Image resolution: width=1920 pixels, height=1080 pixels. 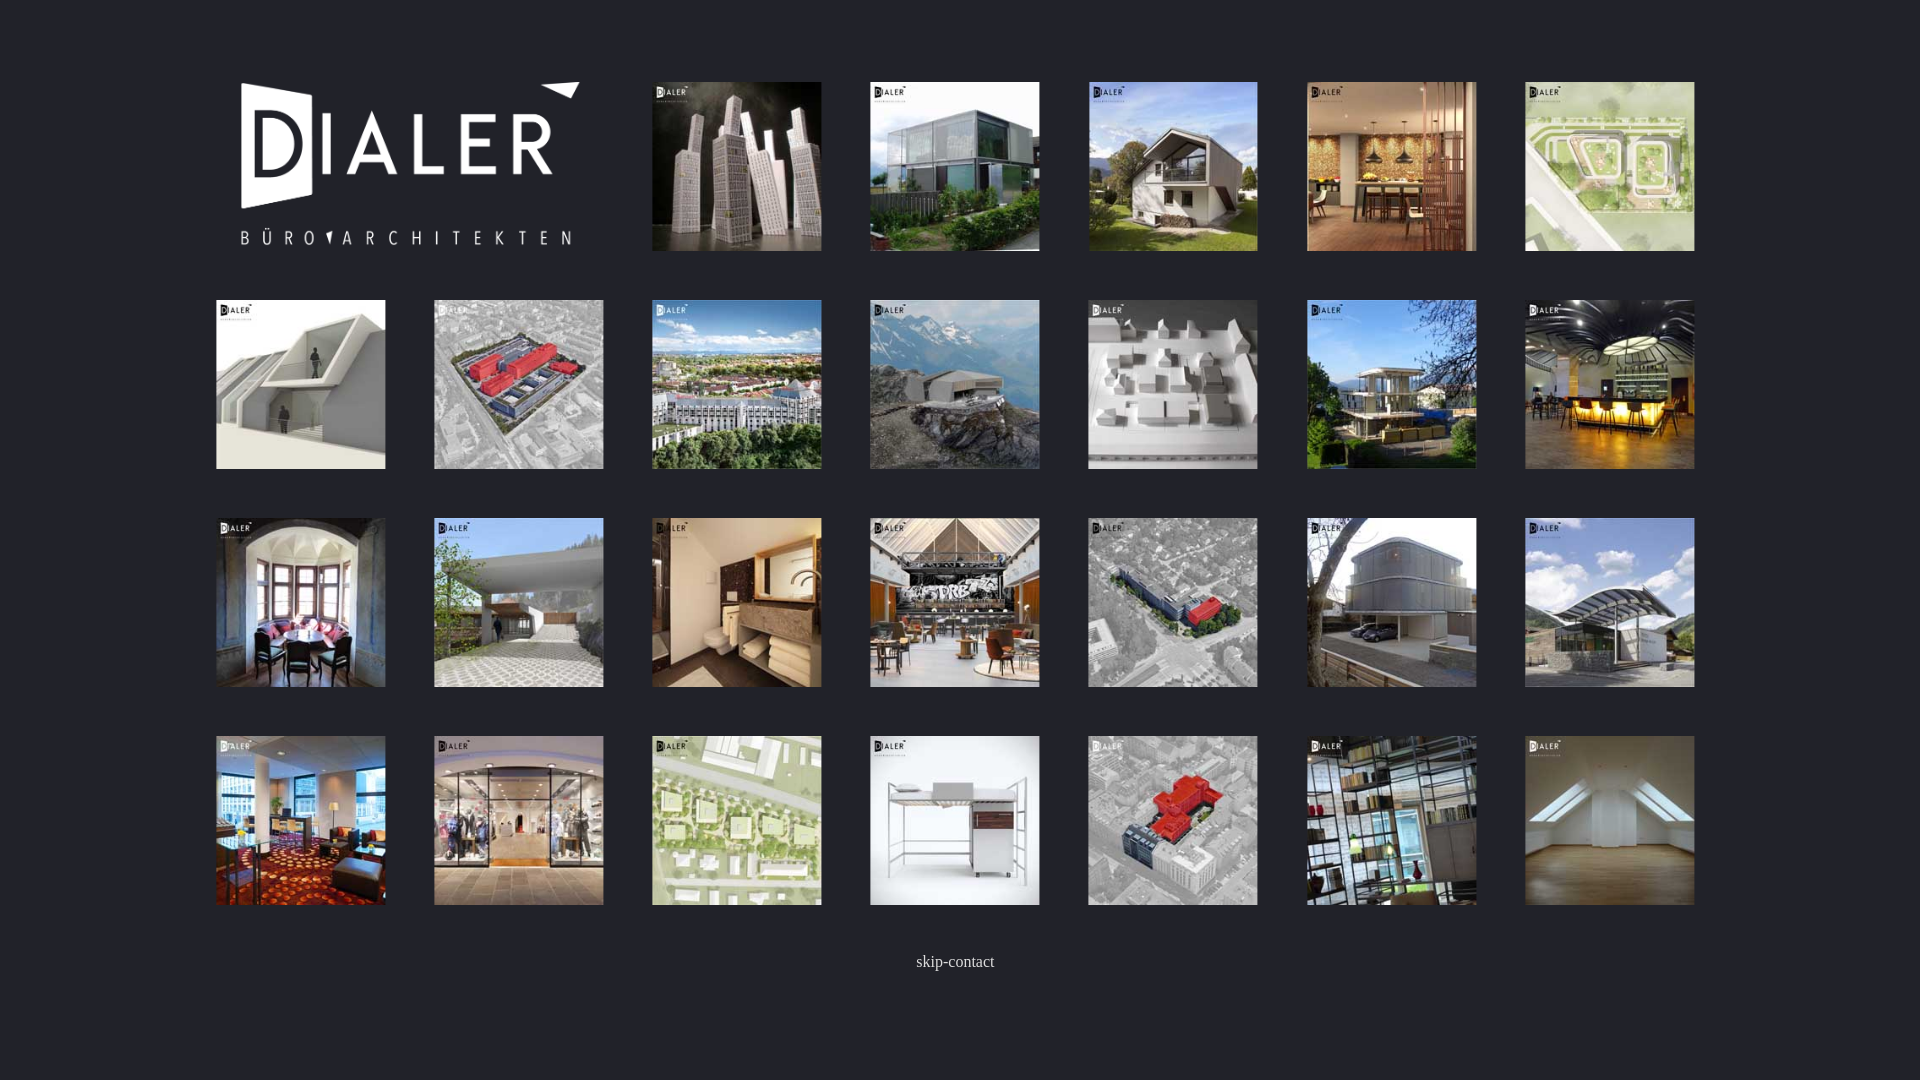 What do you see at coordinates (954, 960) in the screenshot?
I see `'skip-contact'` at bounding box center [954, 960].